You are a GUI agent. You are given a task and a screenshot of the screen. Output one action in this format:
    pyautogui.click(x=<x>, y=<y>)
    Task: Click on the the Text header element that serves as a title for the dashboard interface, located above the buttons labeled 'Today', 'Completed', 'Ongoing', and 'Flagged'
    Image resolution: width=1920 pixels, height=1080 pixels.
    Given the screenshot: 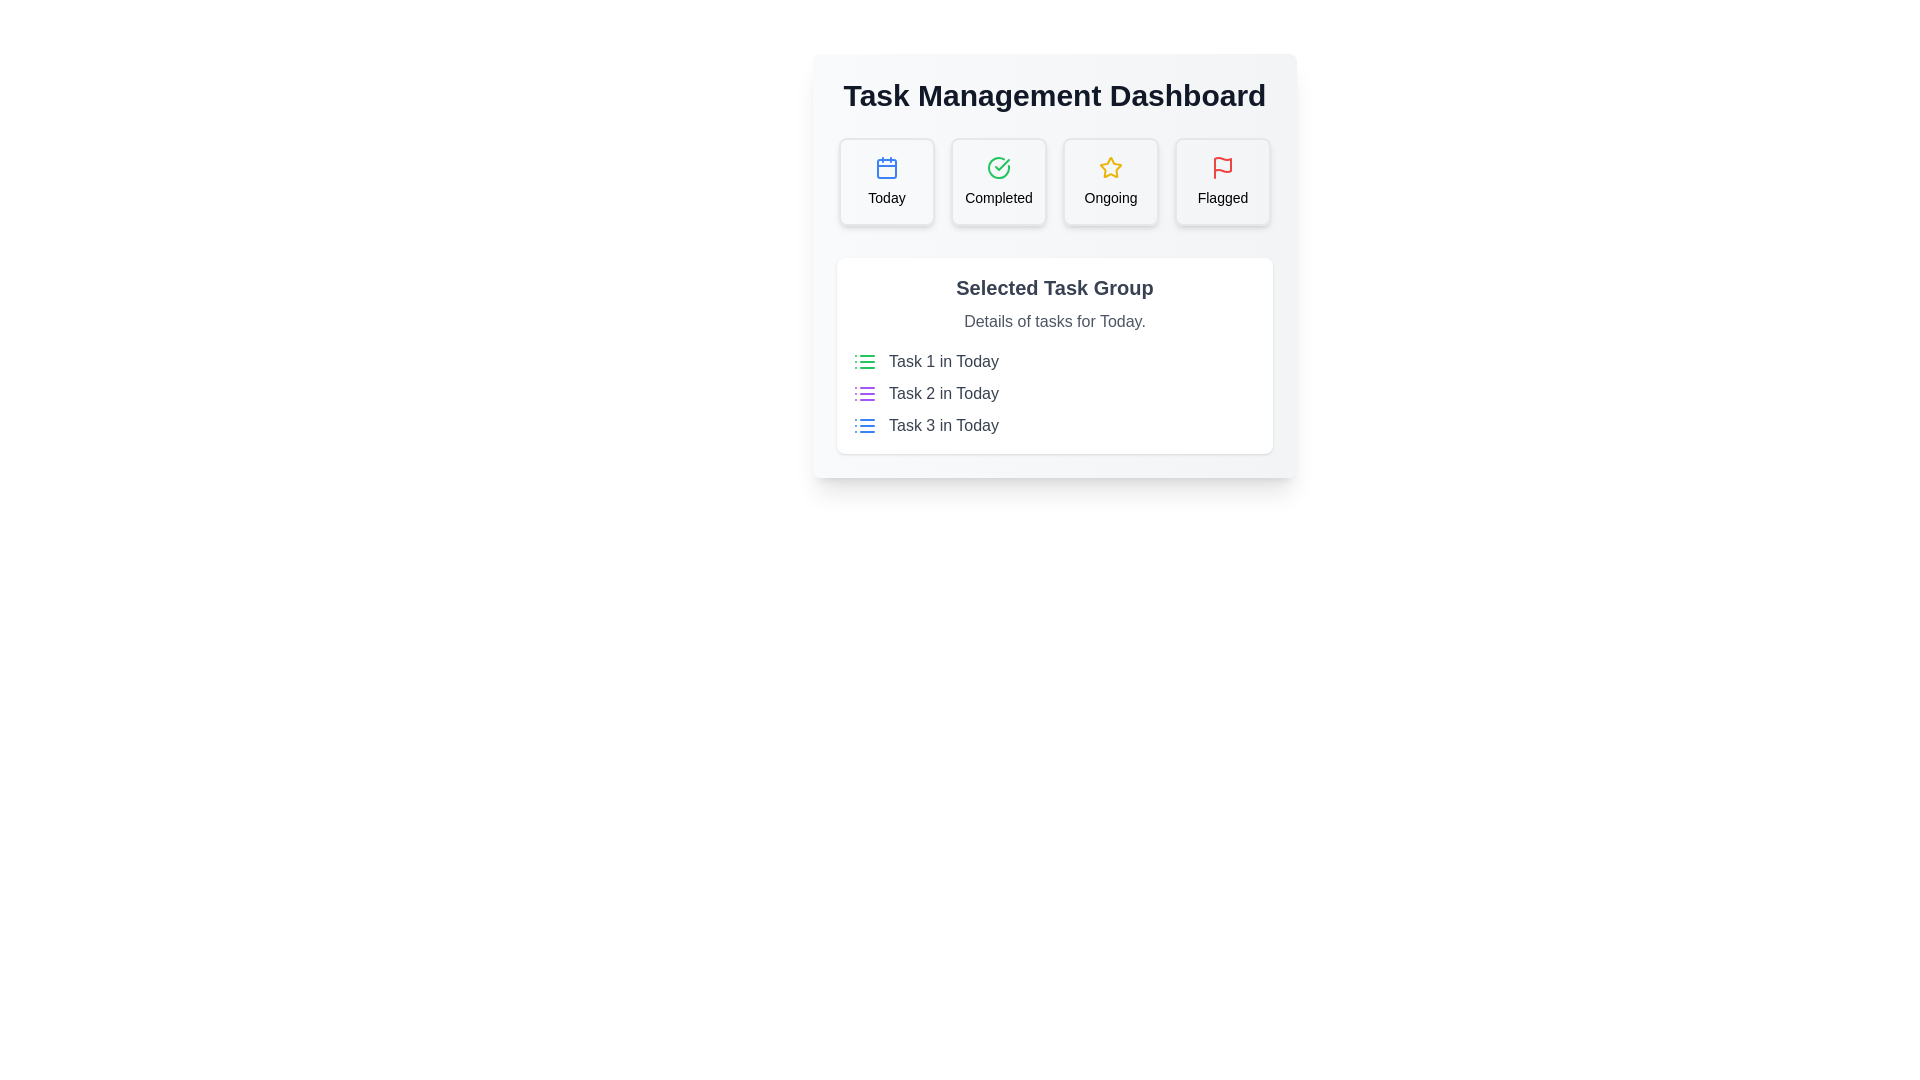 What is the action you would take?
    pyautogui.click(x=1054, y=96)
    